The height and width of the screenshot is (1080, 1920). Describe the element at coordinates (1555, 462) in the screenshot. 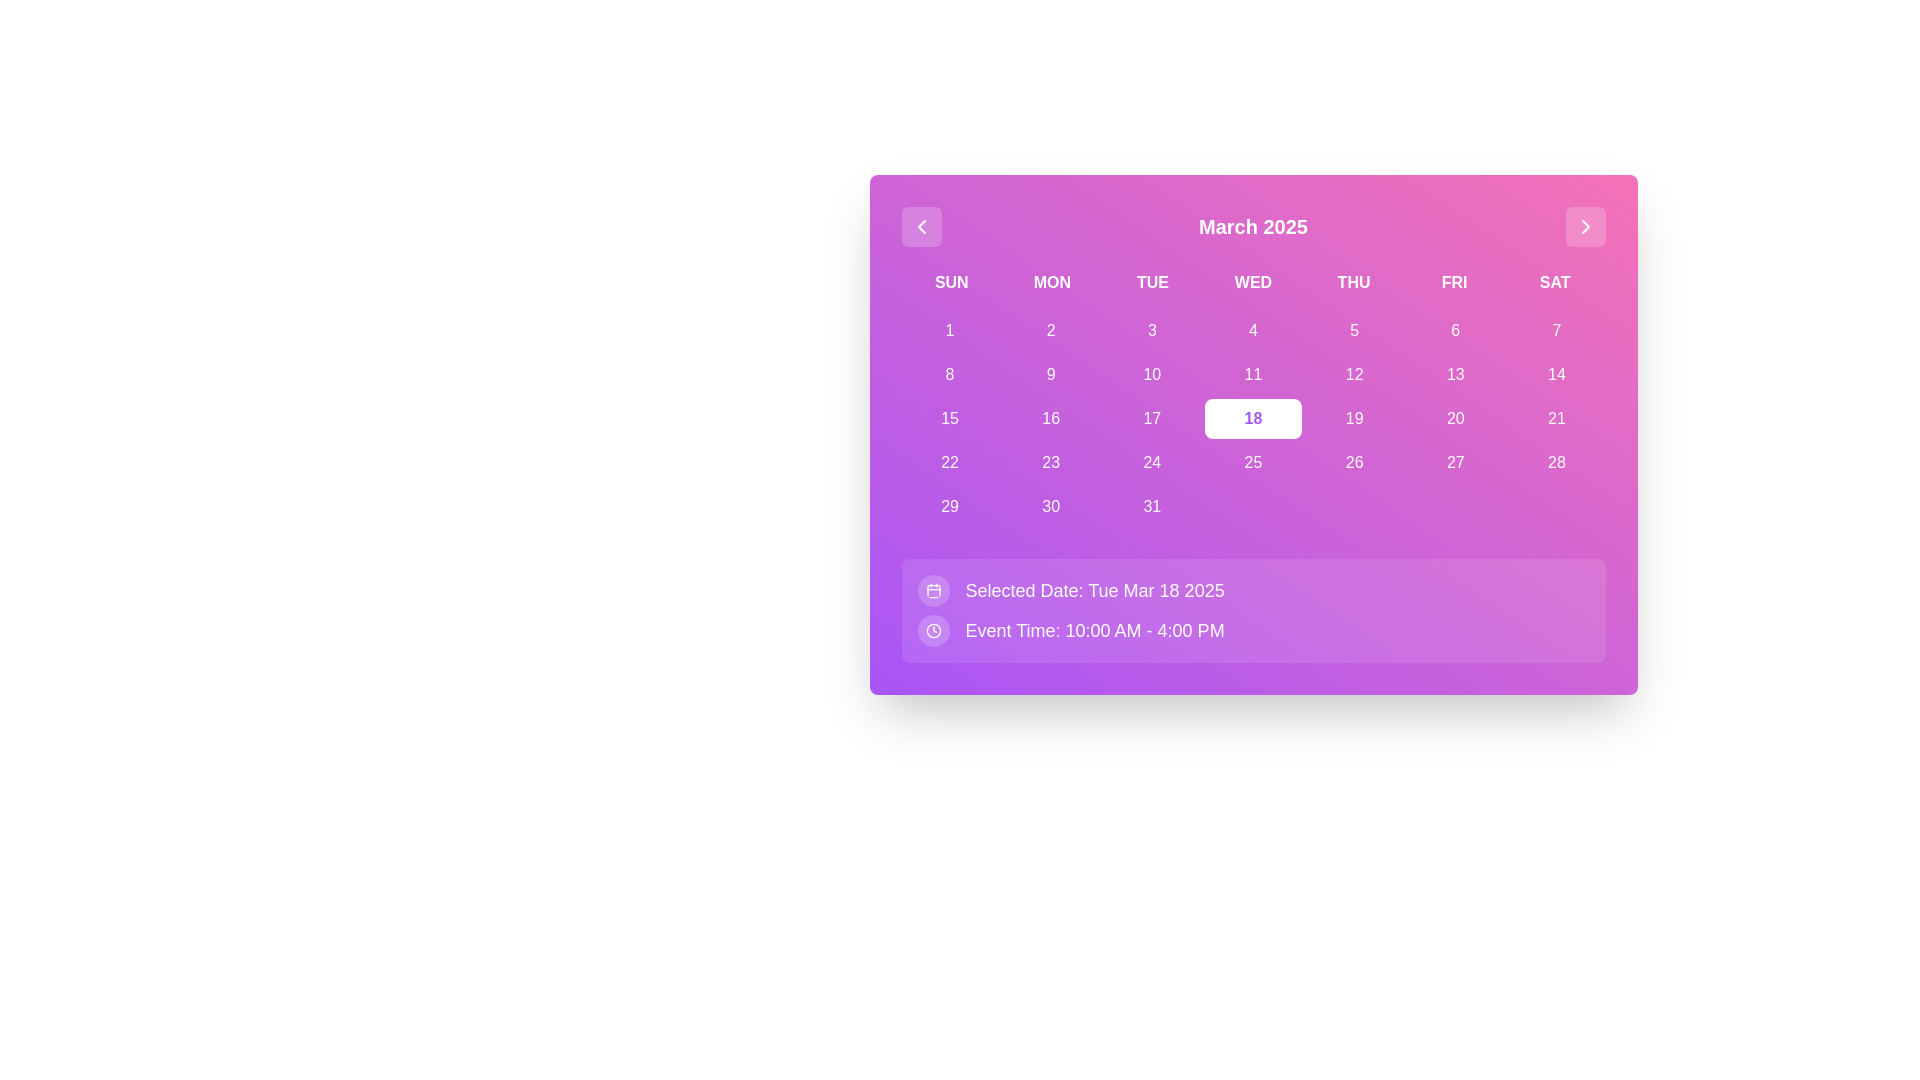

I see `the interactive date button '28' in the calendar interface` at that location.